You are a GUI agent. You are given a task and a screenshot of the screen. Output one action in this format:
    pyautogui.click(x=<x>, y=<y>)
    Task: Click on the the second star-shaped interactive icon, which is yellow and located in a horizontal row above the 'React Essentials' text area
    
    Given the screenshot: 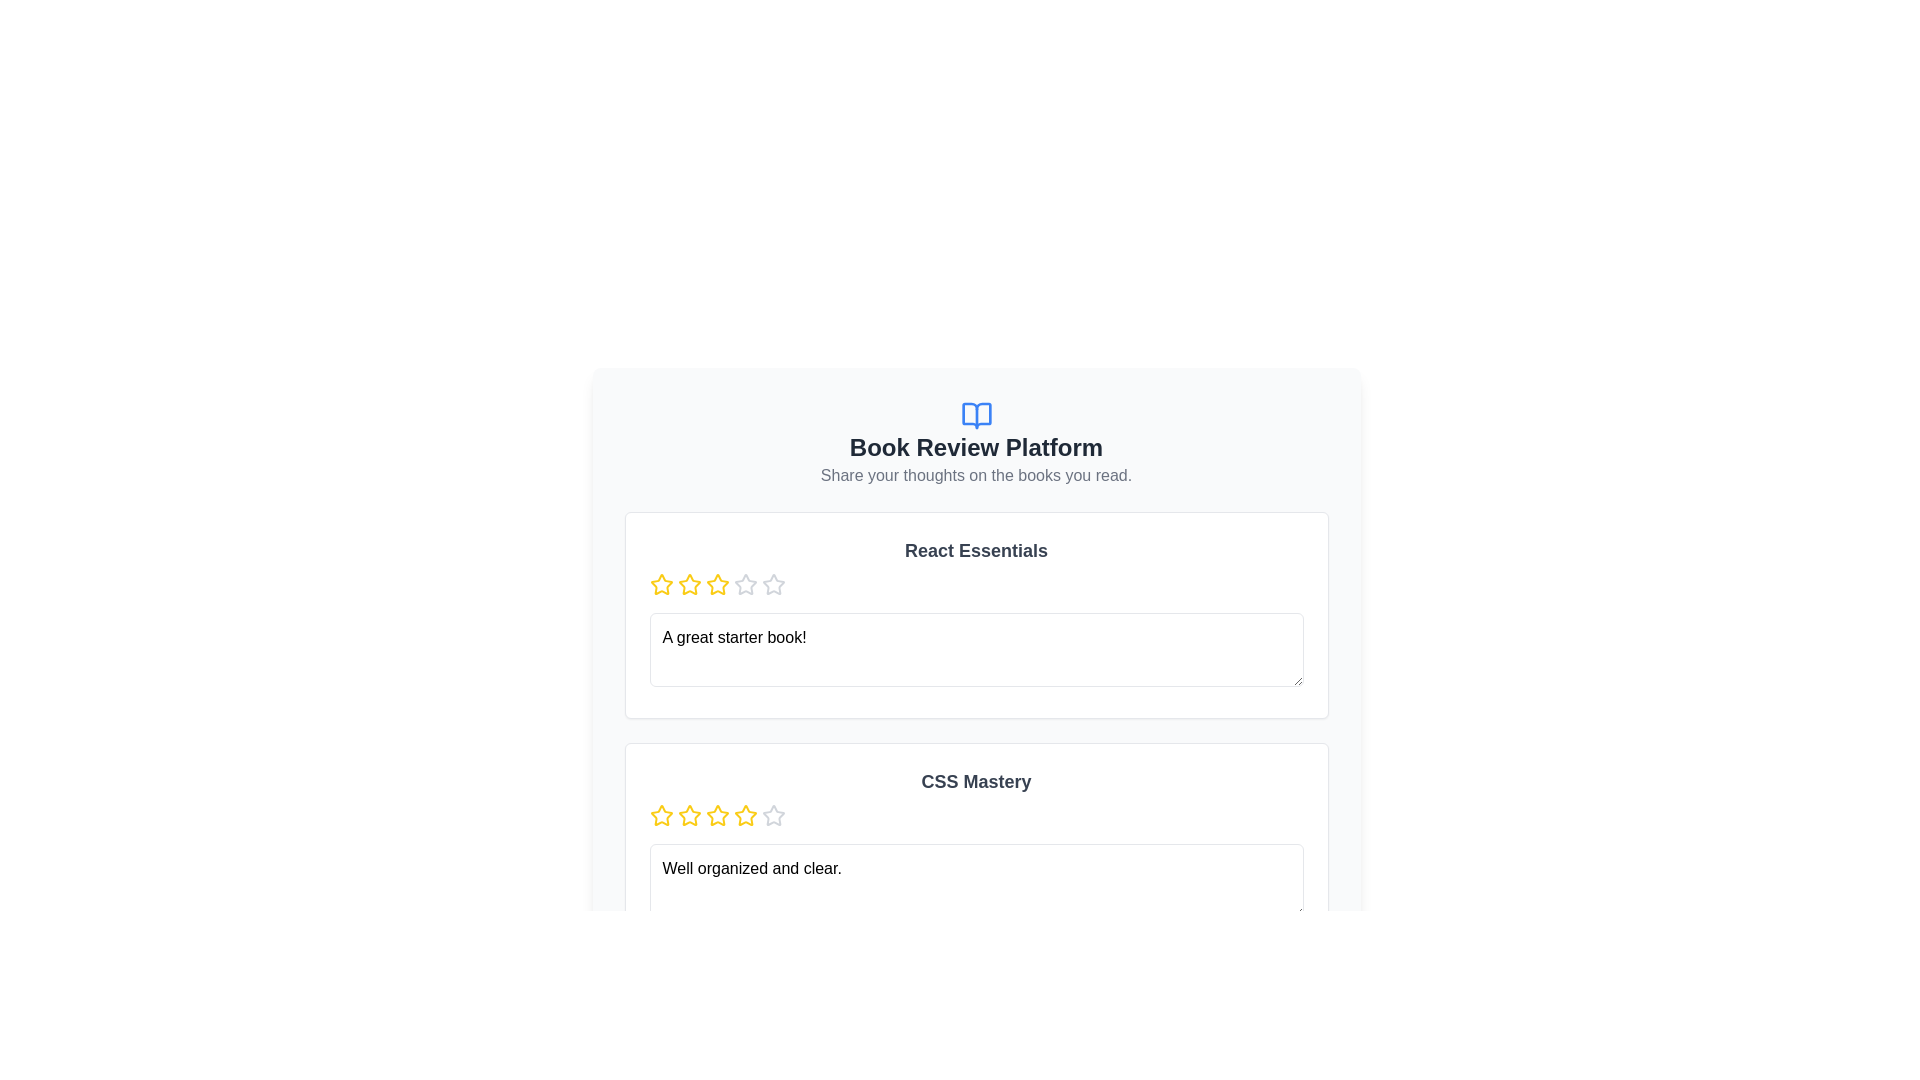 What is the action you would take?
    pyautogui.click(x=689, y=585)
    